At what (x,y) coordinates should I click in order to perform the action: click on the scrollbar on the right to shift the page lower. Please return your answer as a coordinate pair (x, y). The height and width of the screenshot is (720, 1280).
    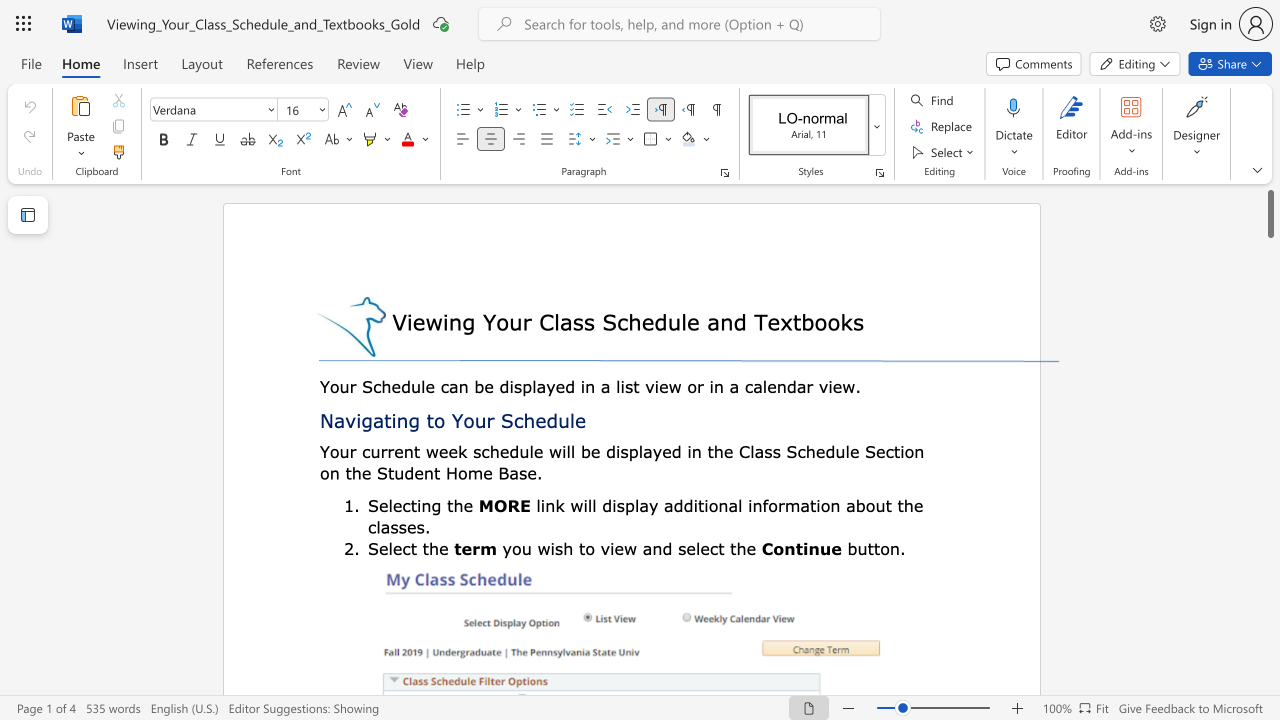
    Looking at the image, I should click on (1269, 630).